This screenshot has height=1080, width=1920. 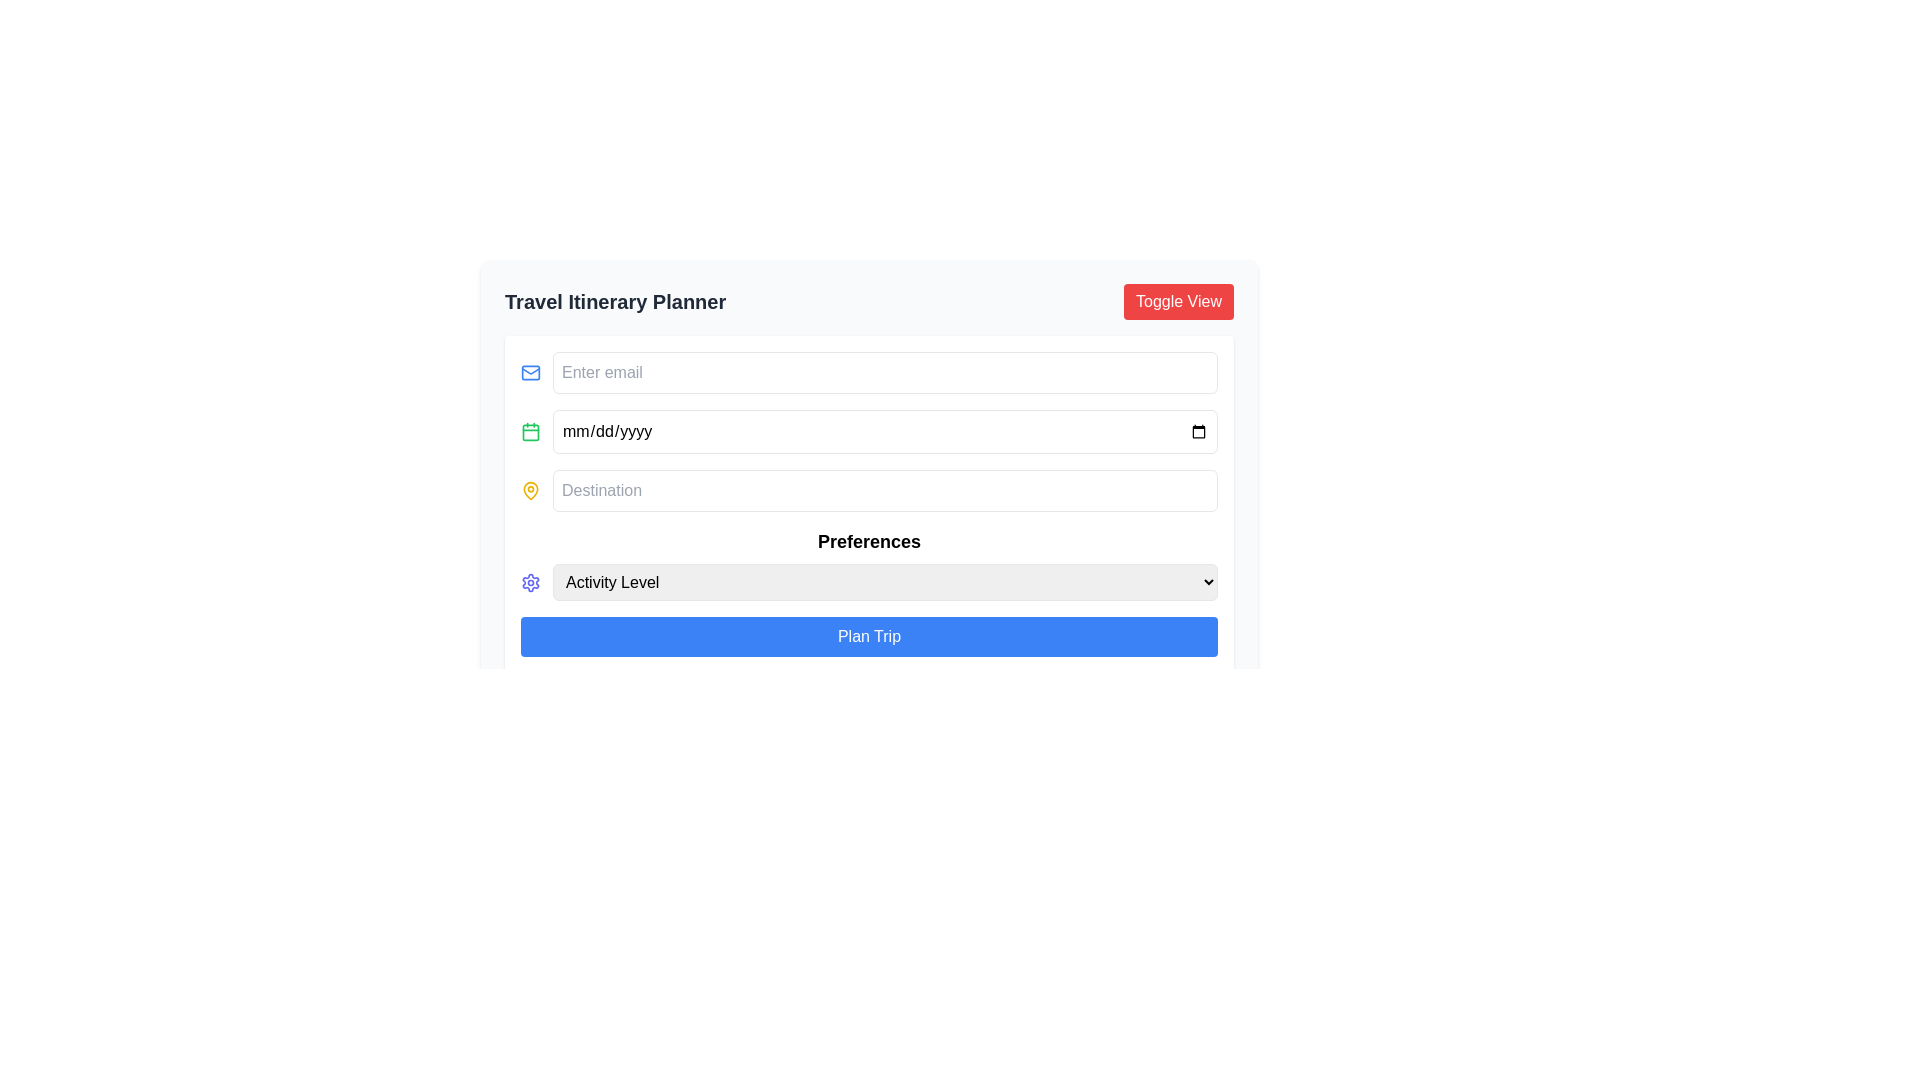 What do you see at coordinates (869, 582) in the screenshot?
I see `an option from the Dropdown Menu located under the 'Preferences' section, which is the second item below the 'Travel Itinerary Planner' header` at bounding box center [869, 582].